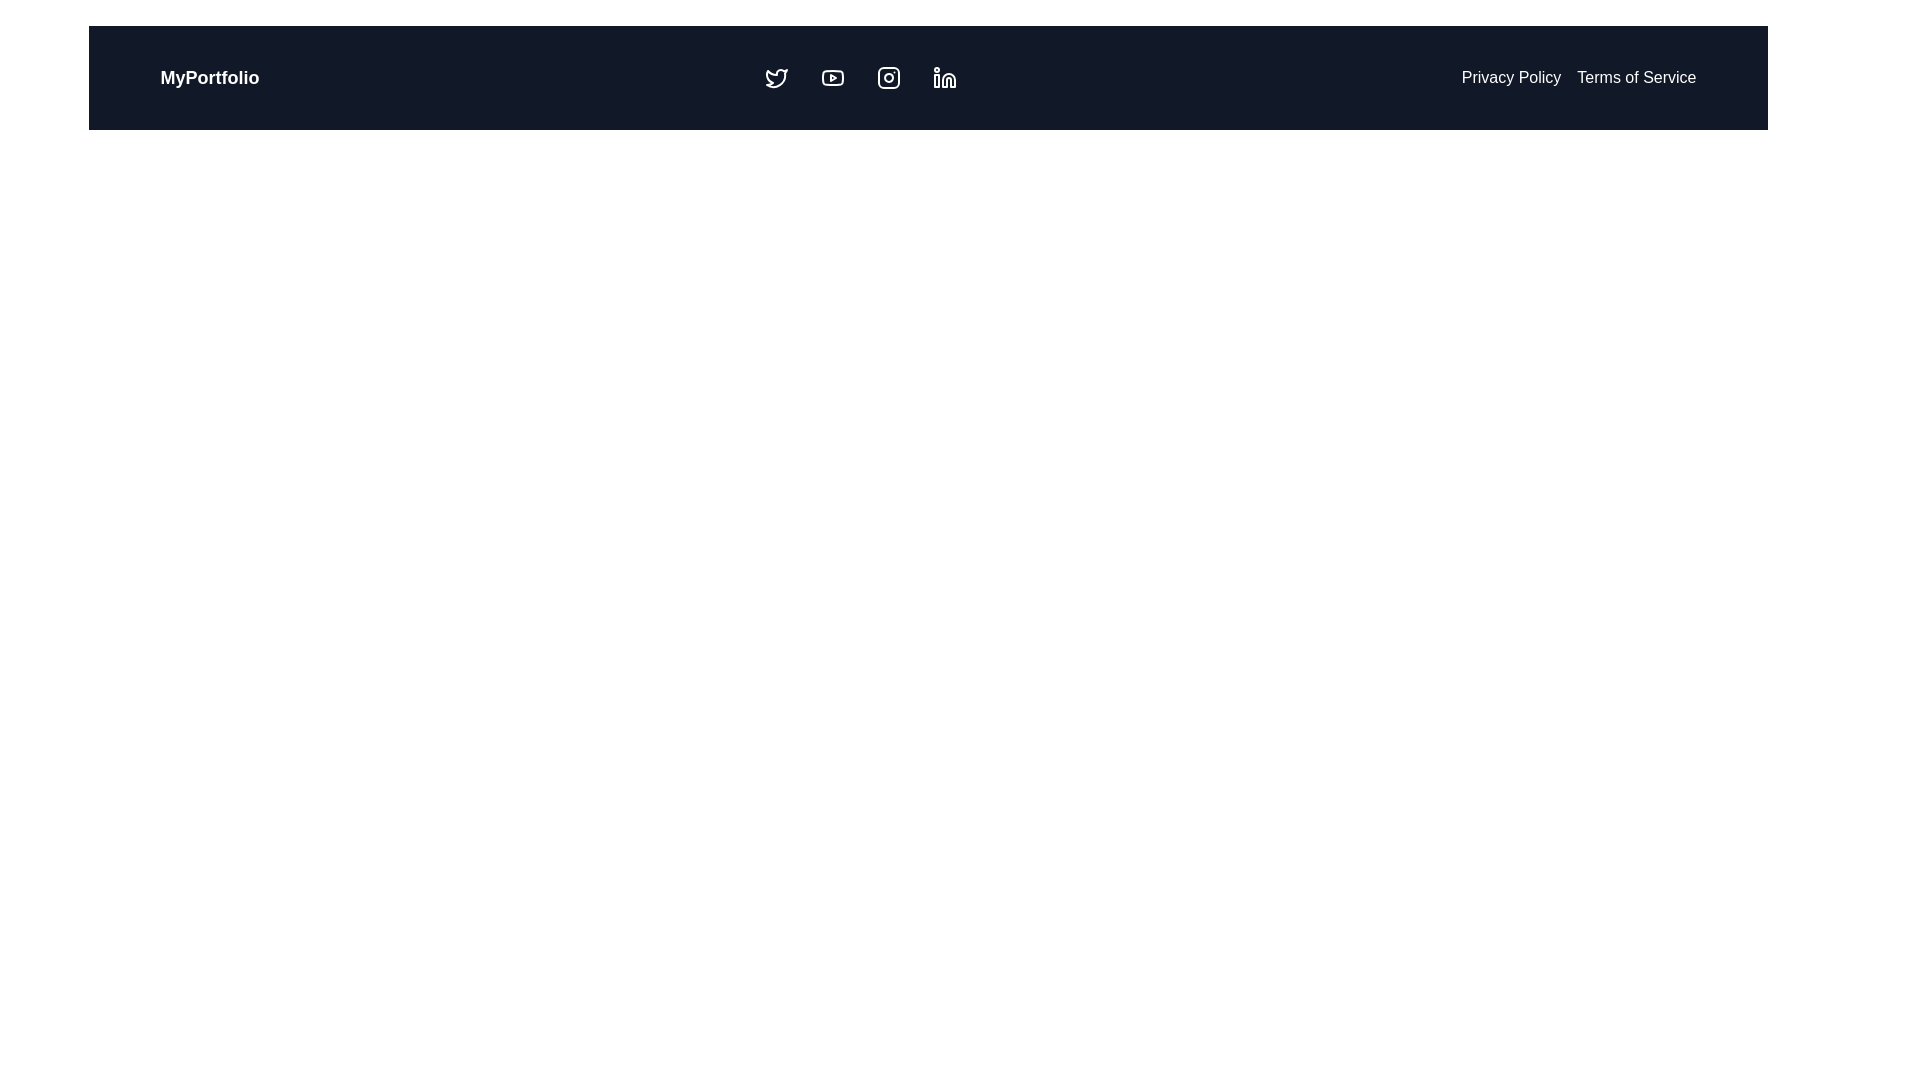 The height and width of the screenshot is (1080, 1920). Describe the element at coordinates (860, 76) in the screenshot. I see `the horizontal navigation bar containing social media icons located centrally in the header section` at that location.